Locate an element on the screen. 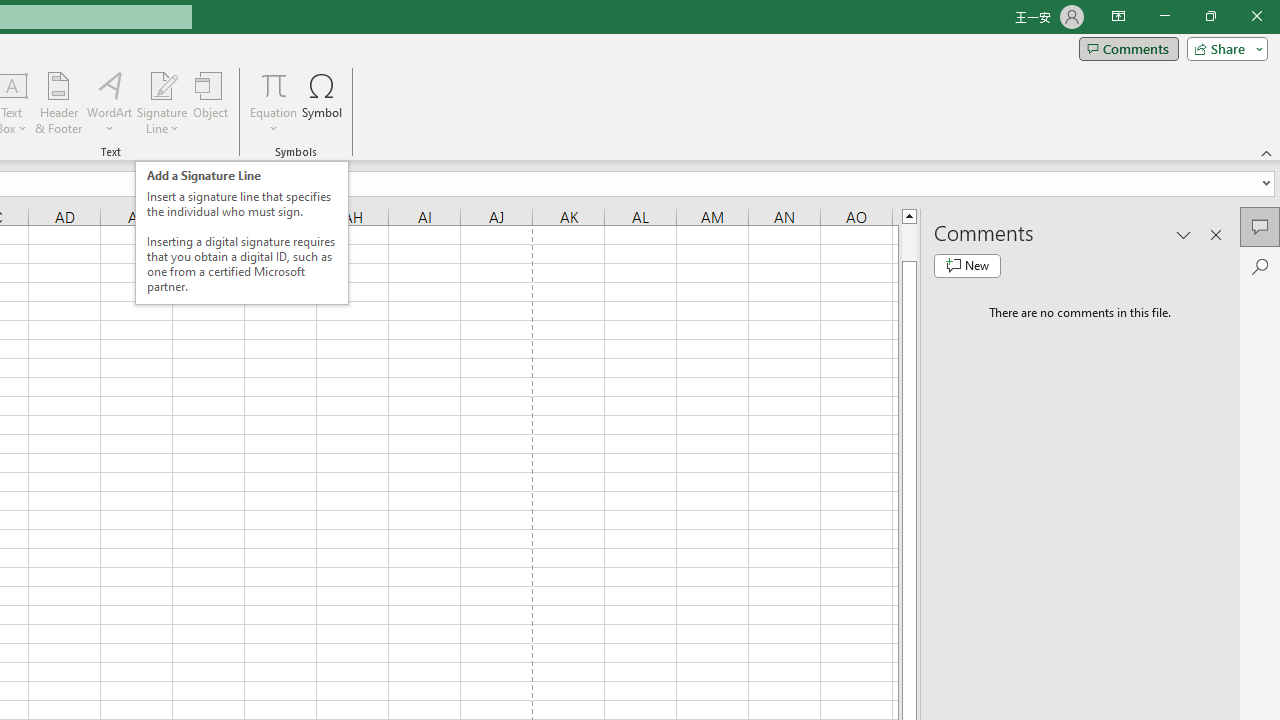 This screenshot has width=1280, height=720. 'Symbol...' is located at coordinates (322, 103).